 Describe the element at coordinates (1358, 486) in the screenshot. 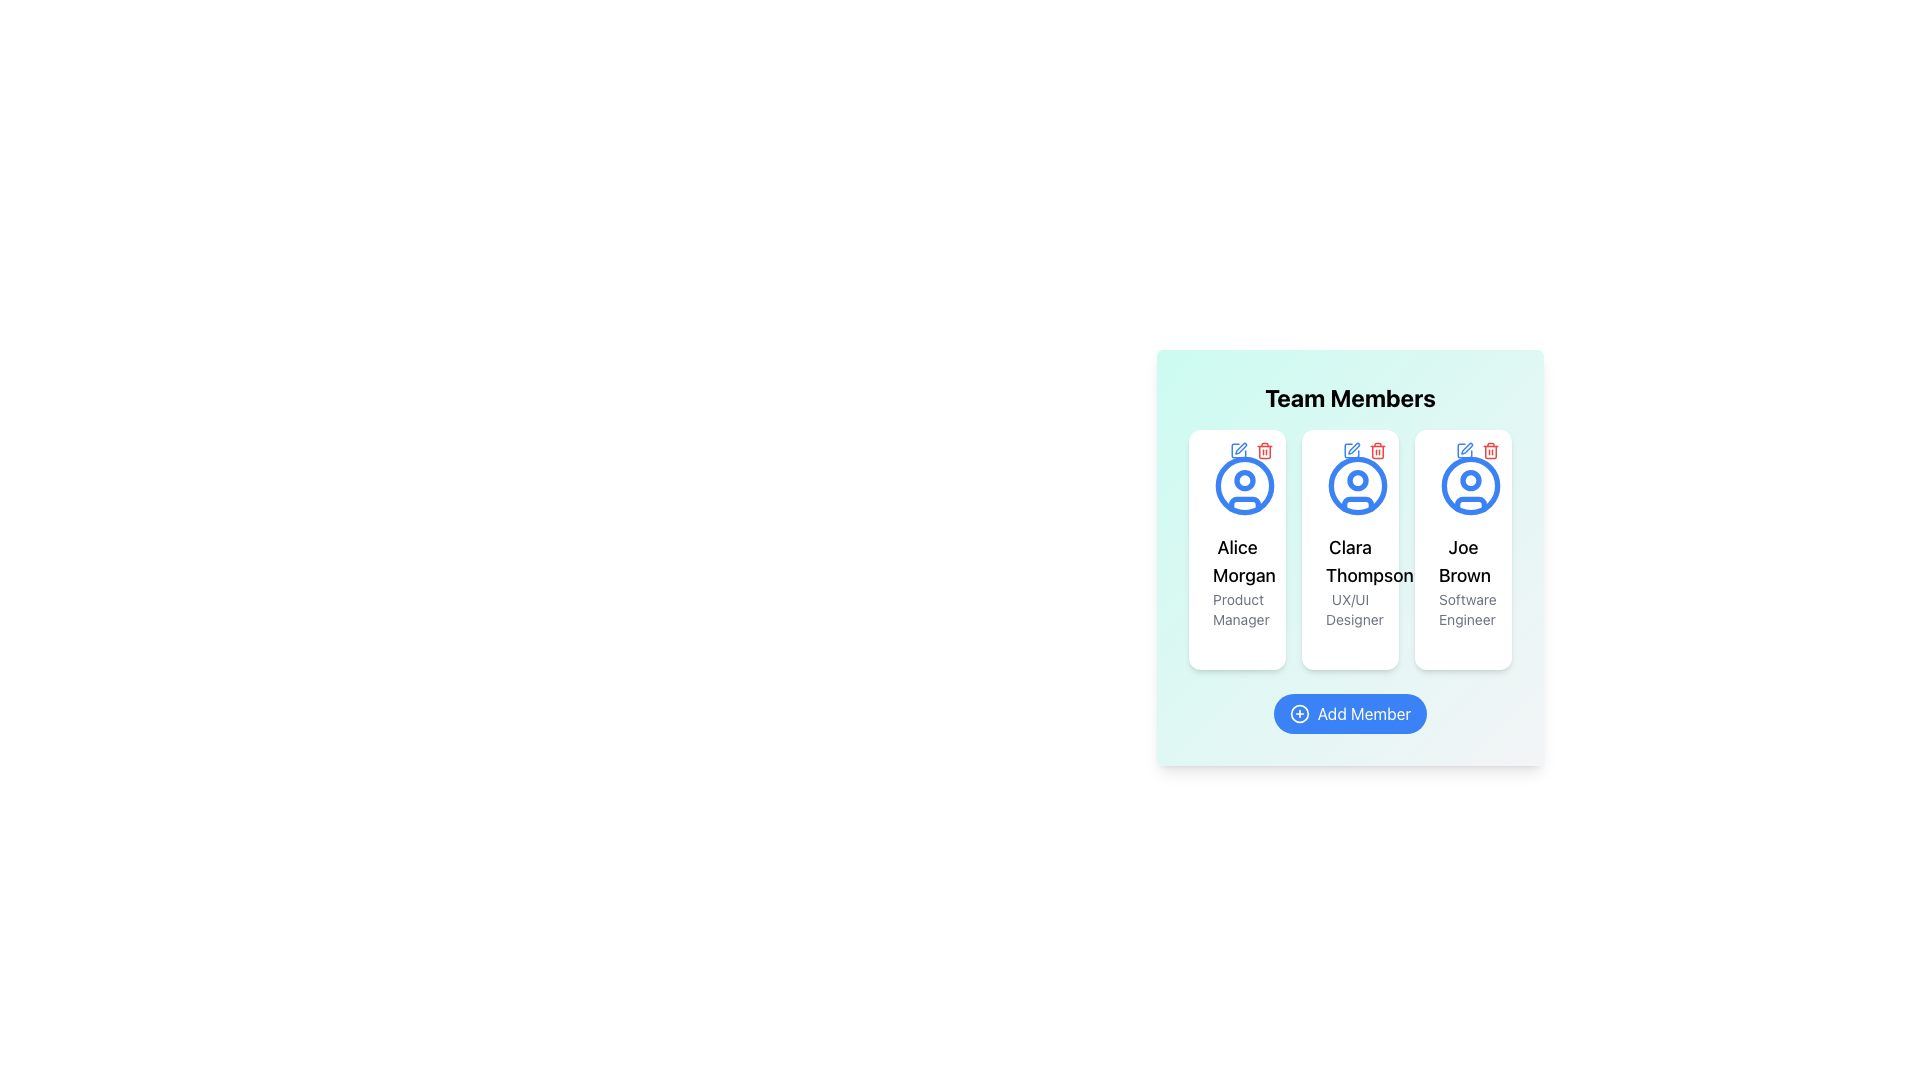

I see `the circular graphic icon representing the user, styled in blue, located at the top-center of the card displaying information about 'Clara Thompson'` at that location.